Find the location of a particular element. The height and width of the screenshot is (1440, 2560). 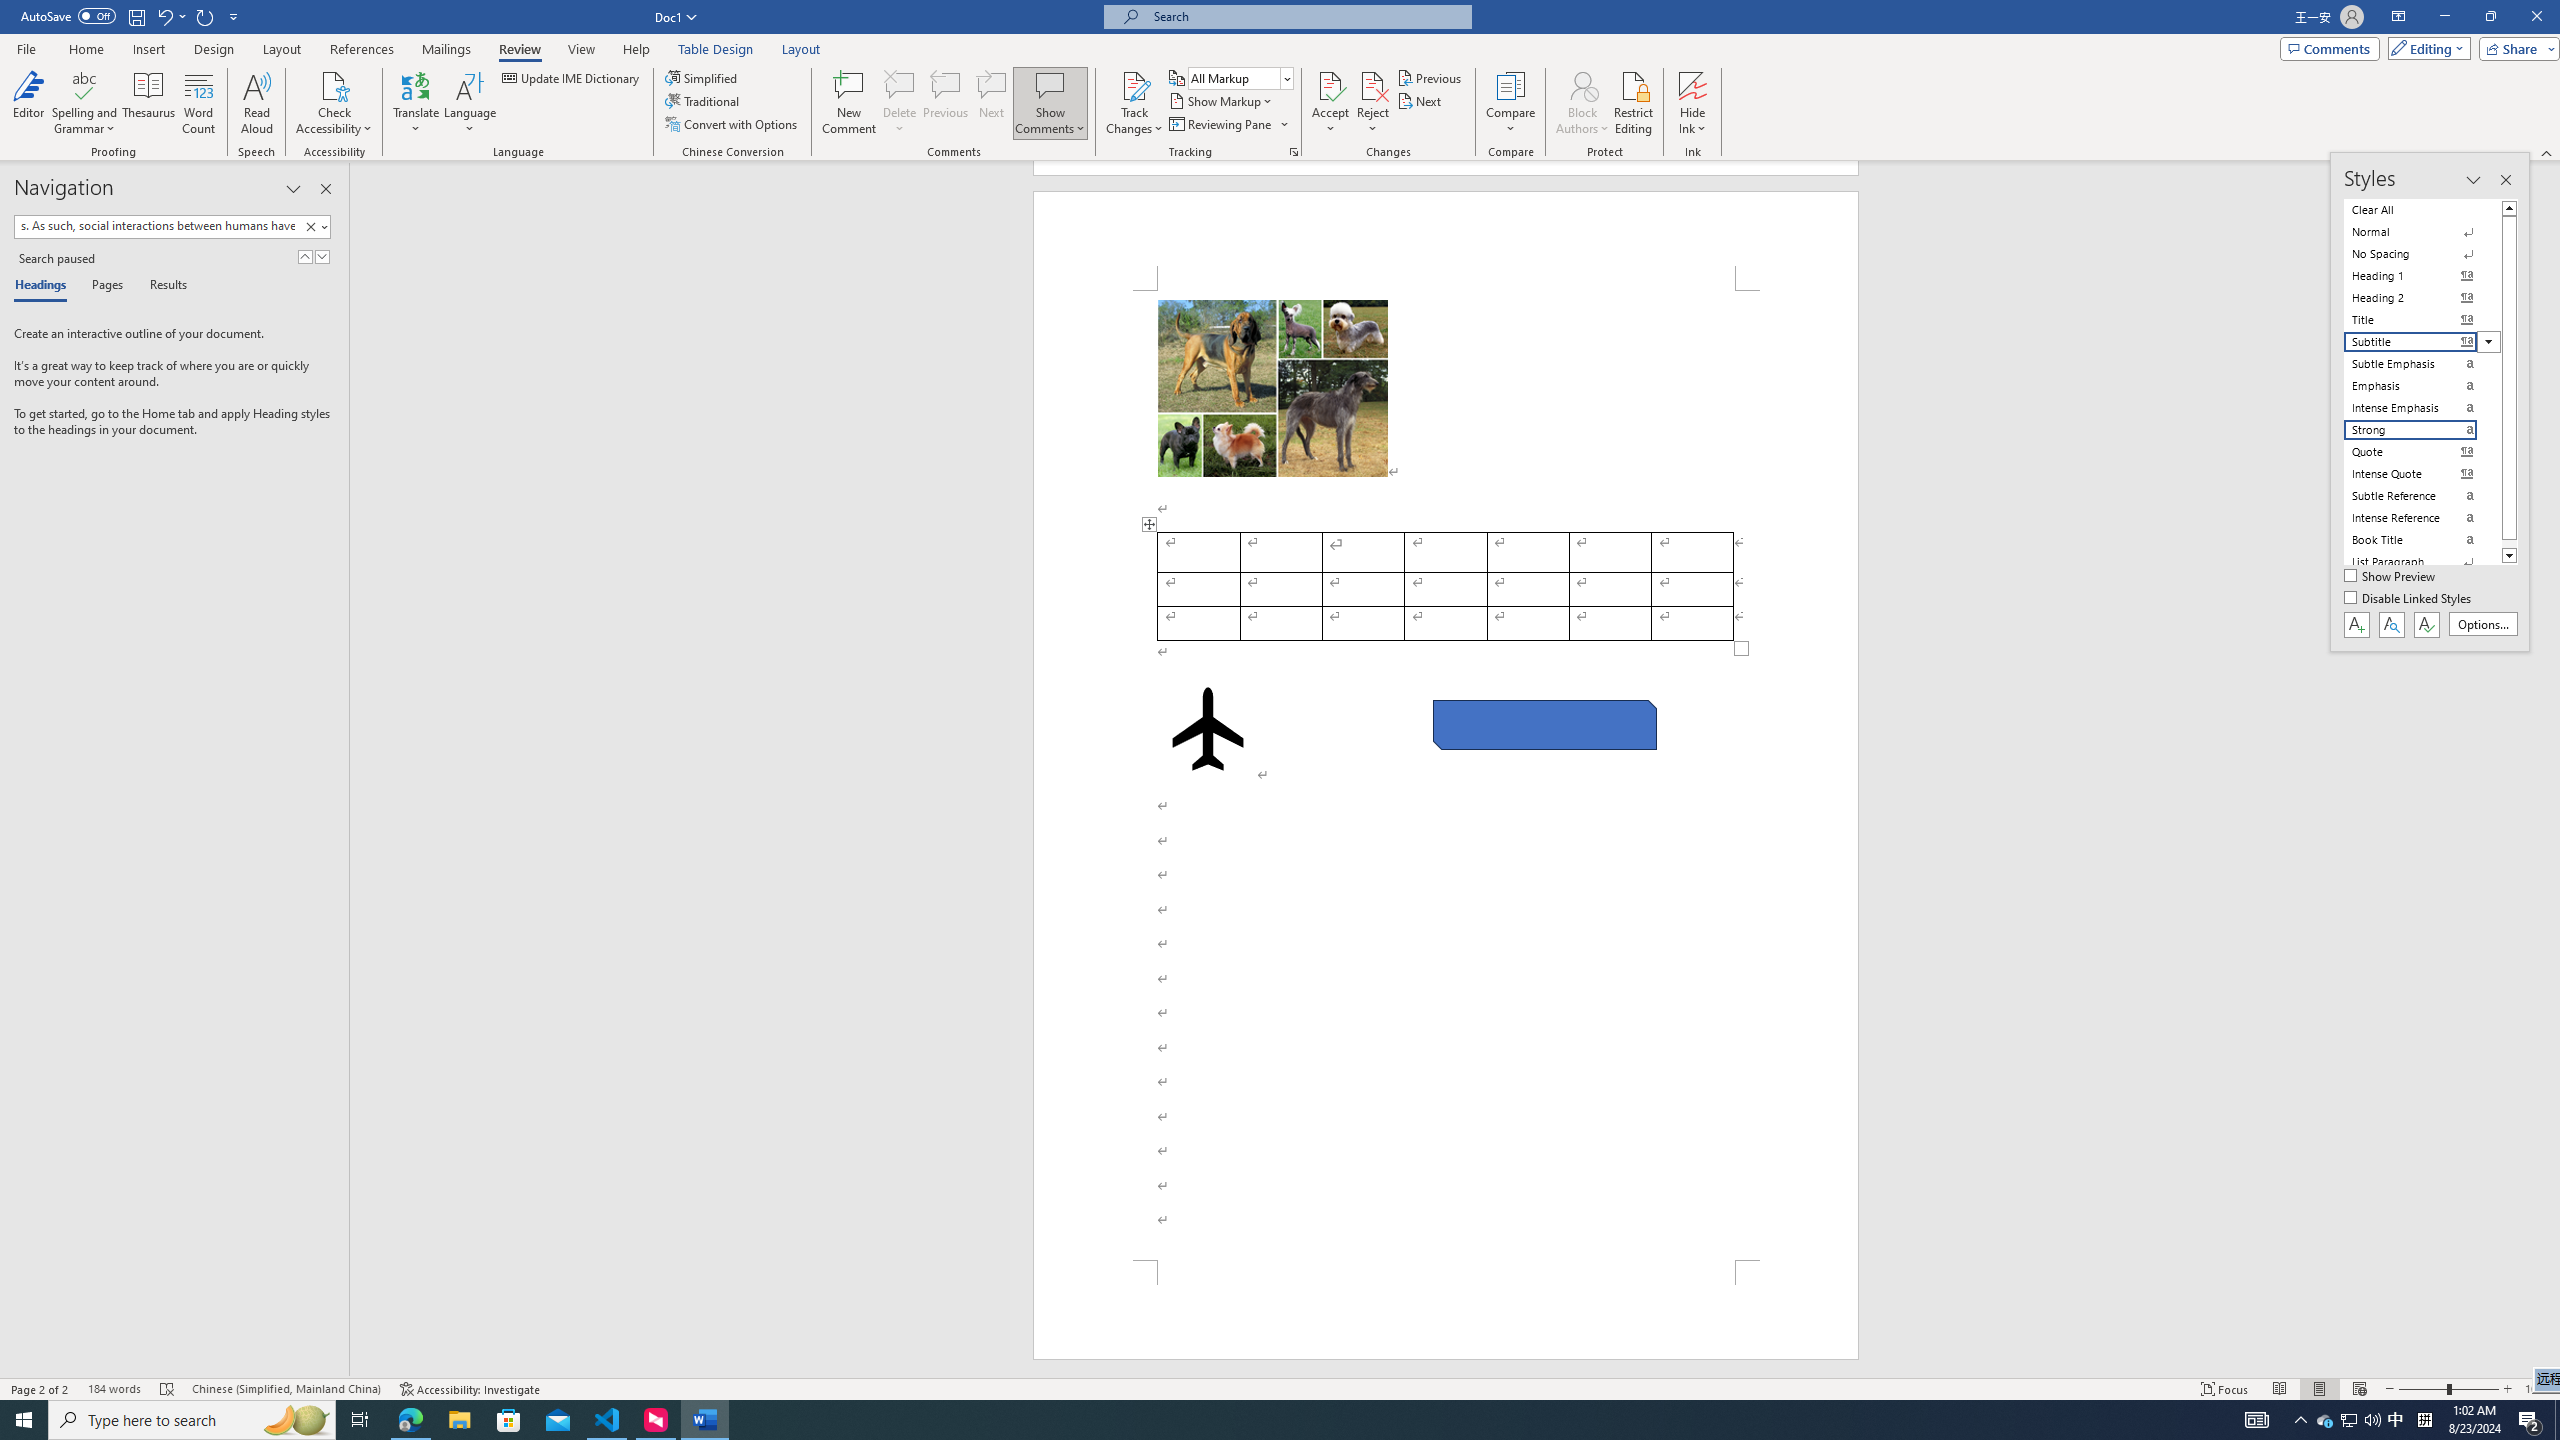

'Emphasis' is located at coordinates (2422, 384).